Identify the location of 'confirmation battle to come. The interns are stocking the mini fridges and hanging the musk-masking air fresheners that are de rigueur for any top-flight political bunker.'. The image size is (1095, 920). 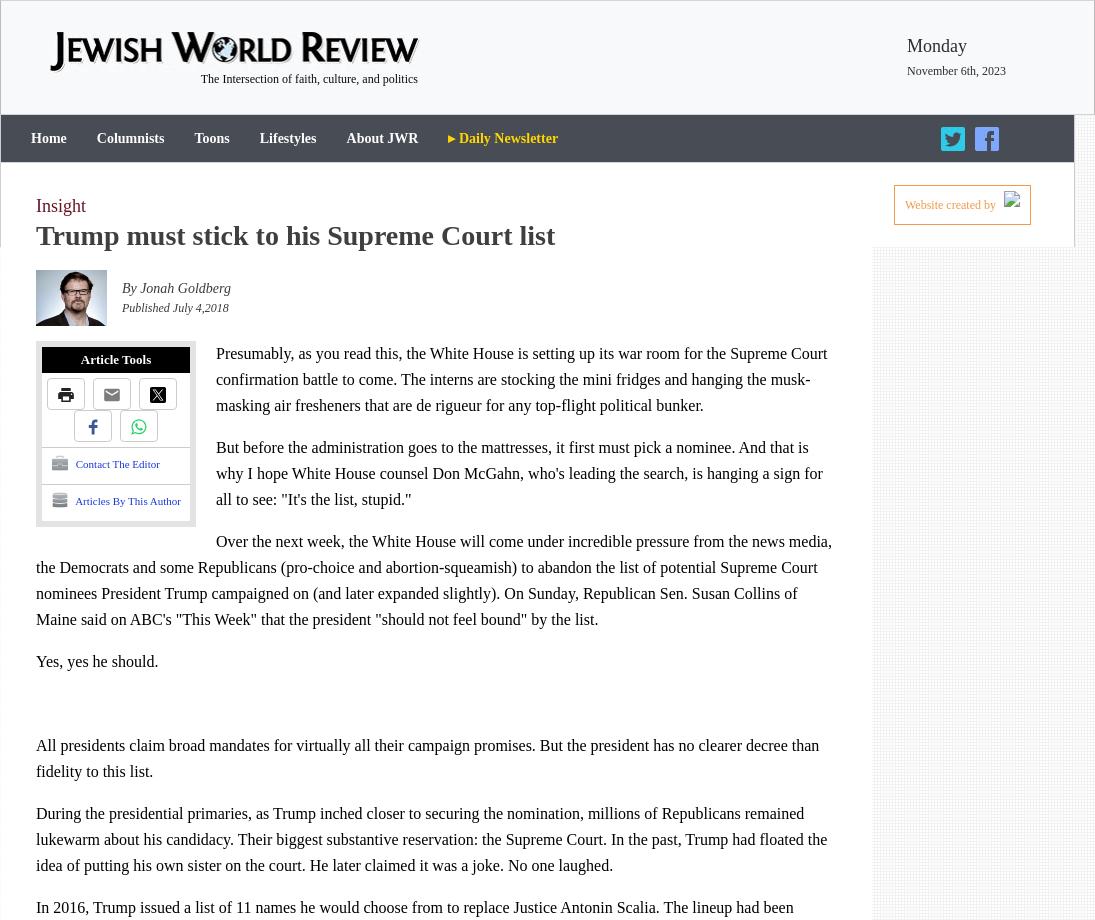
(512, 391).